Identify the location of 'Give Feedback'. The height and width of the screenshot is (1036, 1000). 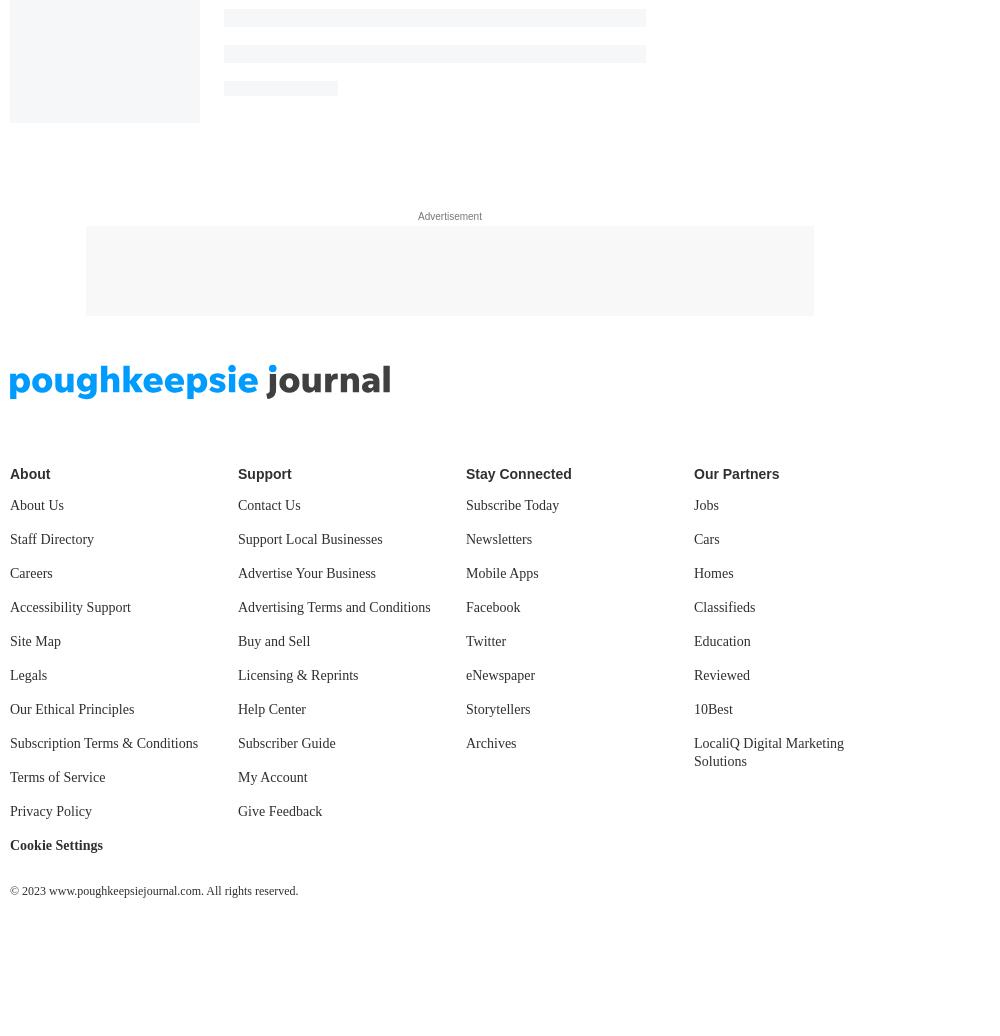
(280, 810).